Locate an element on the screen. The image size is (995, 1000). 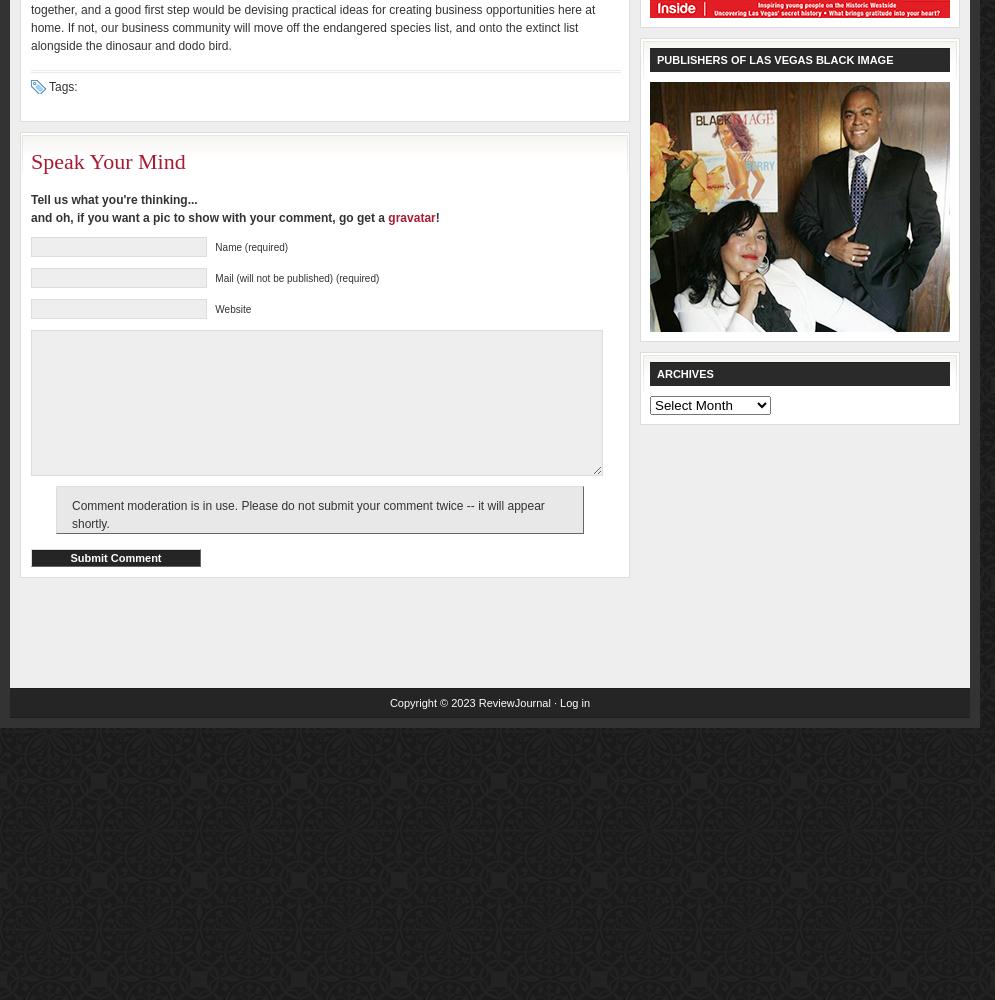
'Log in' is located at coordinates (574, 702).